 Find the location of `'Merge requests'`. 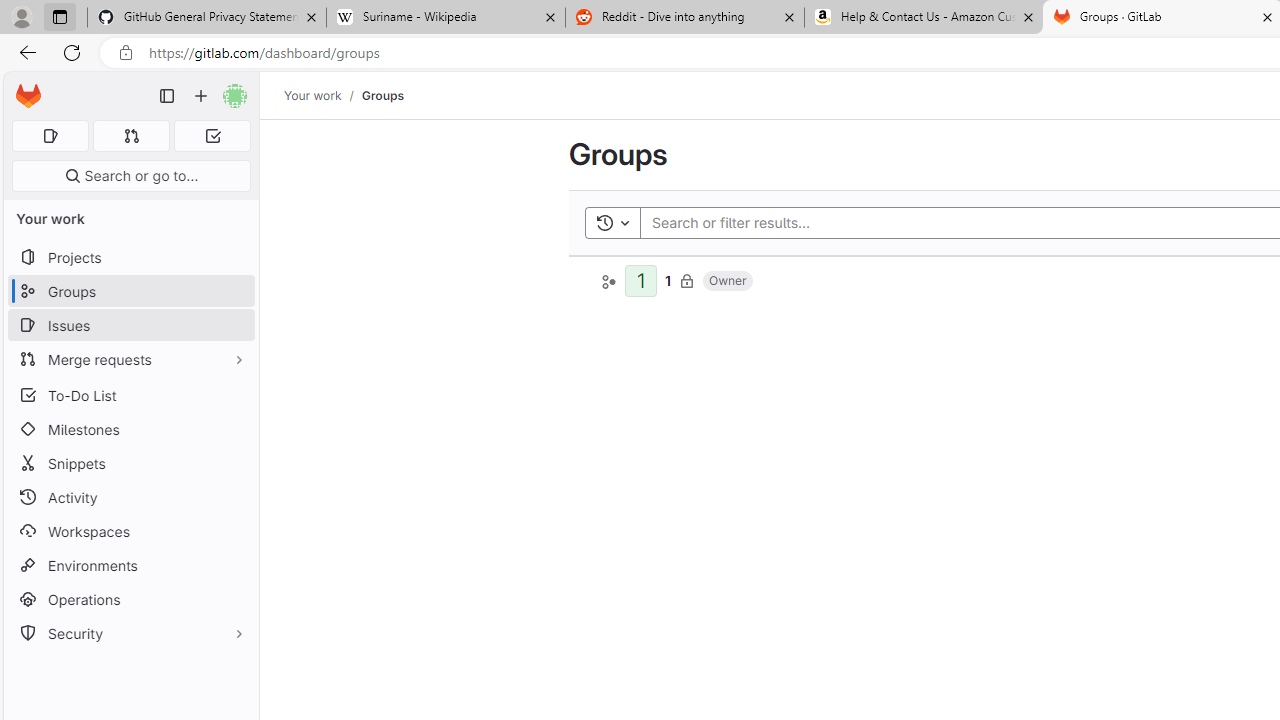

'Merge requests' is located at coordinates (130, 358).